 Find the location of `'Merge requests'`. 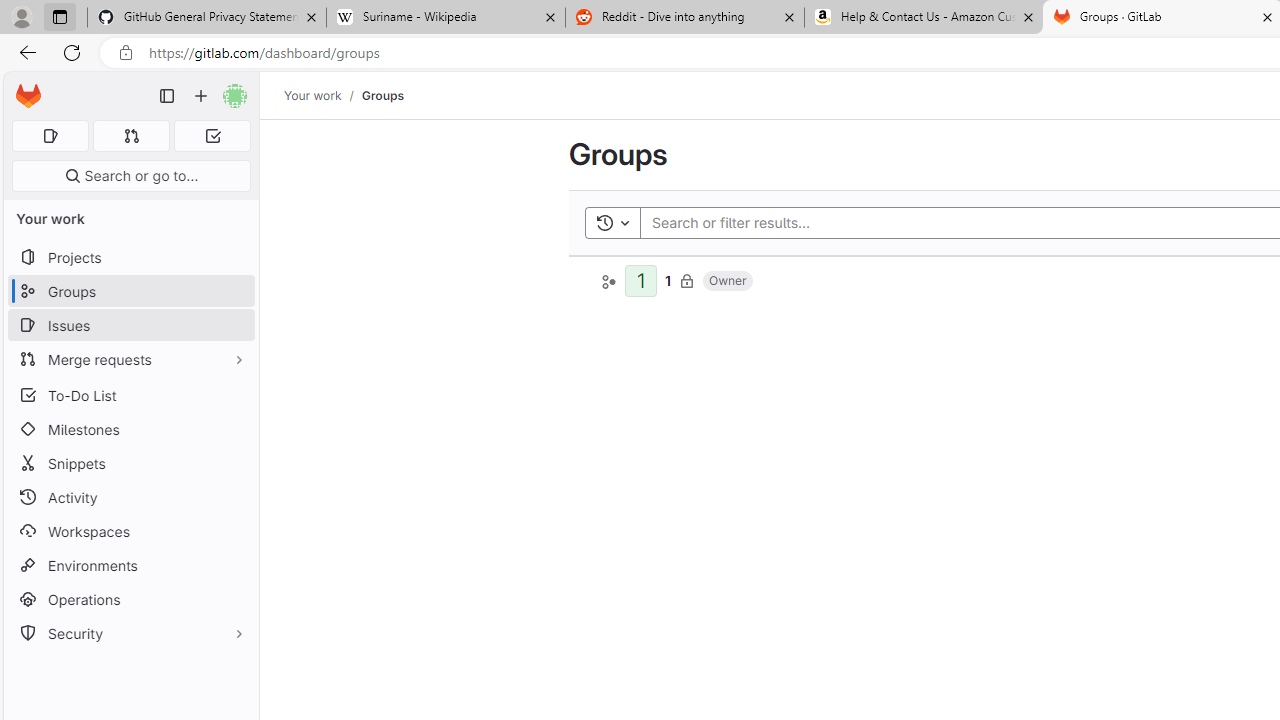

'Merge requests' is located at coordinates (130, 358).